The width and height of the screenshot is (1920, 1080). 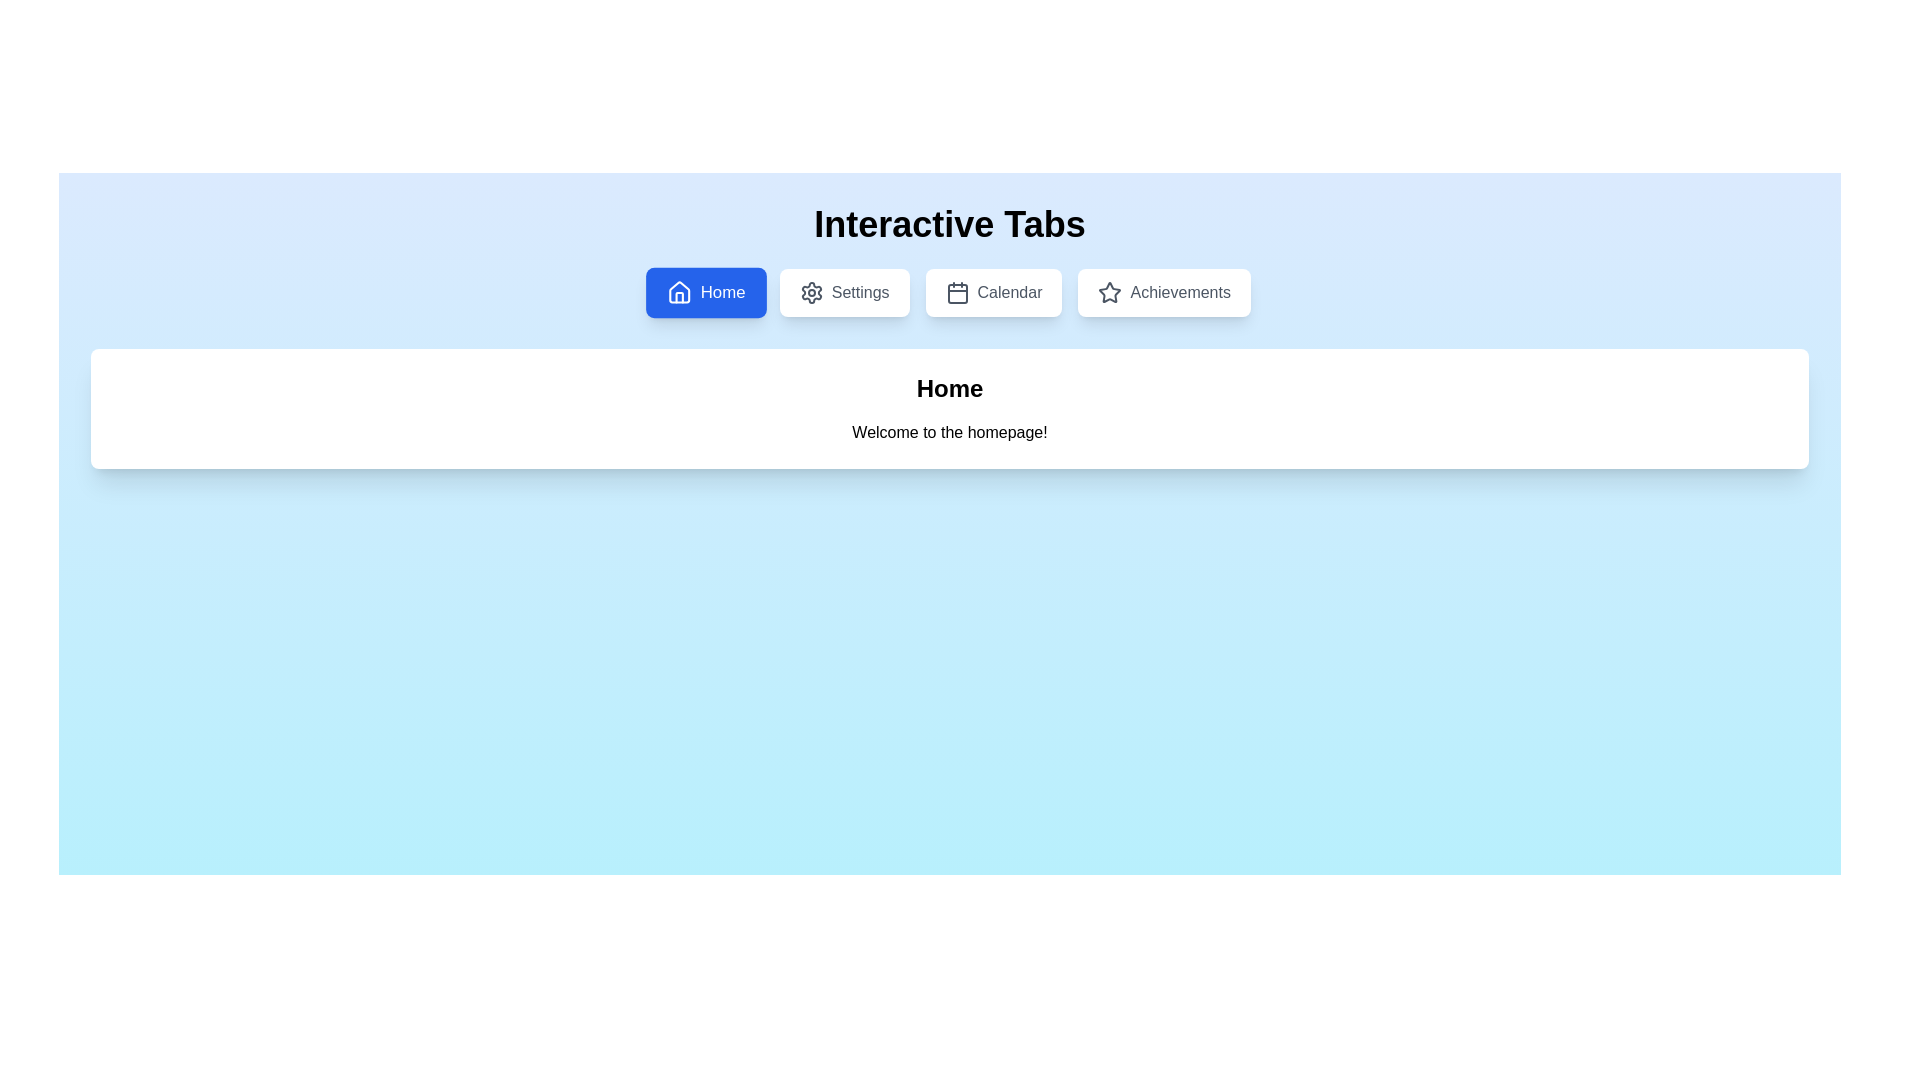 What do you see at coordinates (706, 293) in the screenshot?
I see `the tab labeled Home to trigger its hover effect` at bounding box center [706, 293].